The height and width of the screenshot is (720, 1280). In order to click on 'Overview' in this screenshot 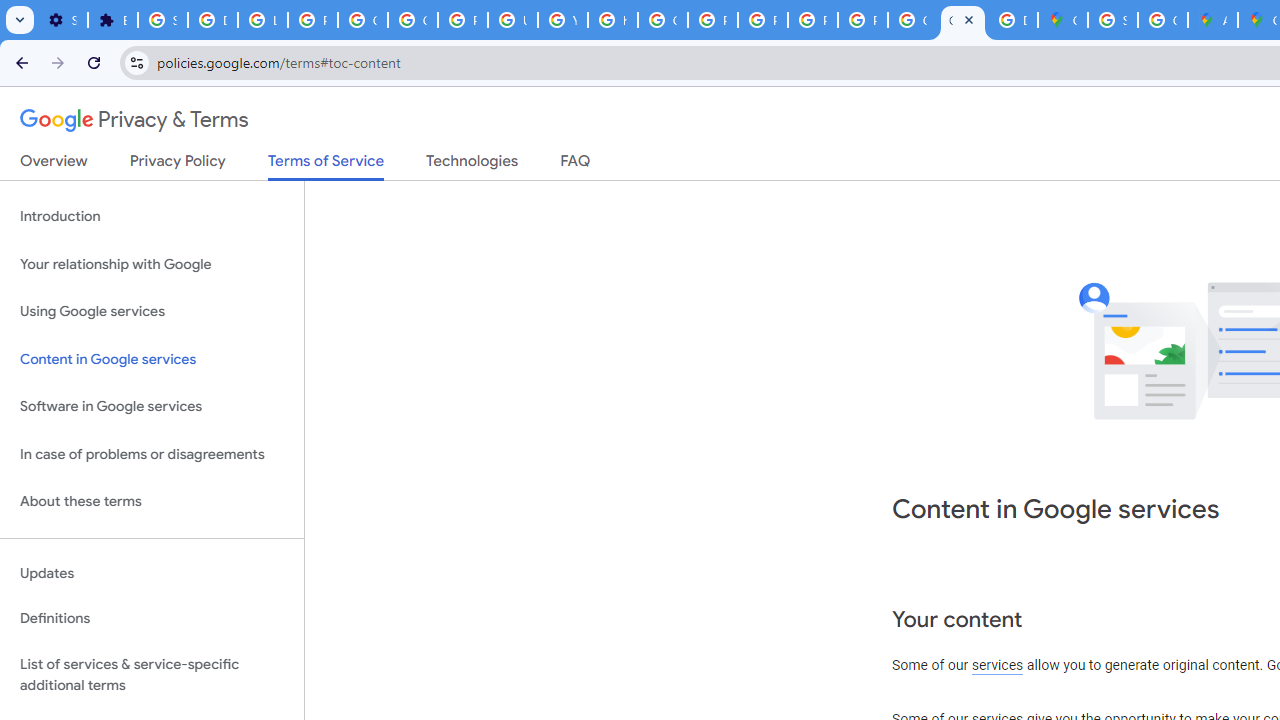, I will do `click(54, 164)`.